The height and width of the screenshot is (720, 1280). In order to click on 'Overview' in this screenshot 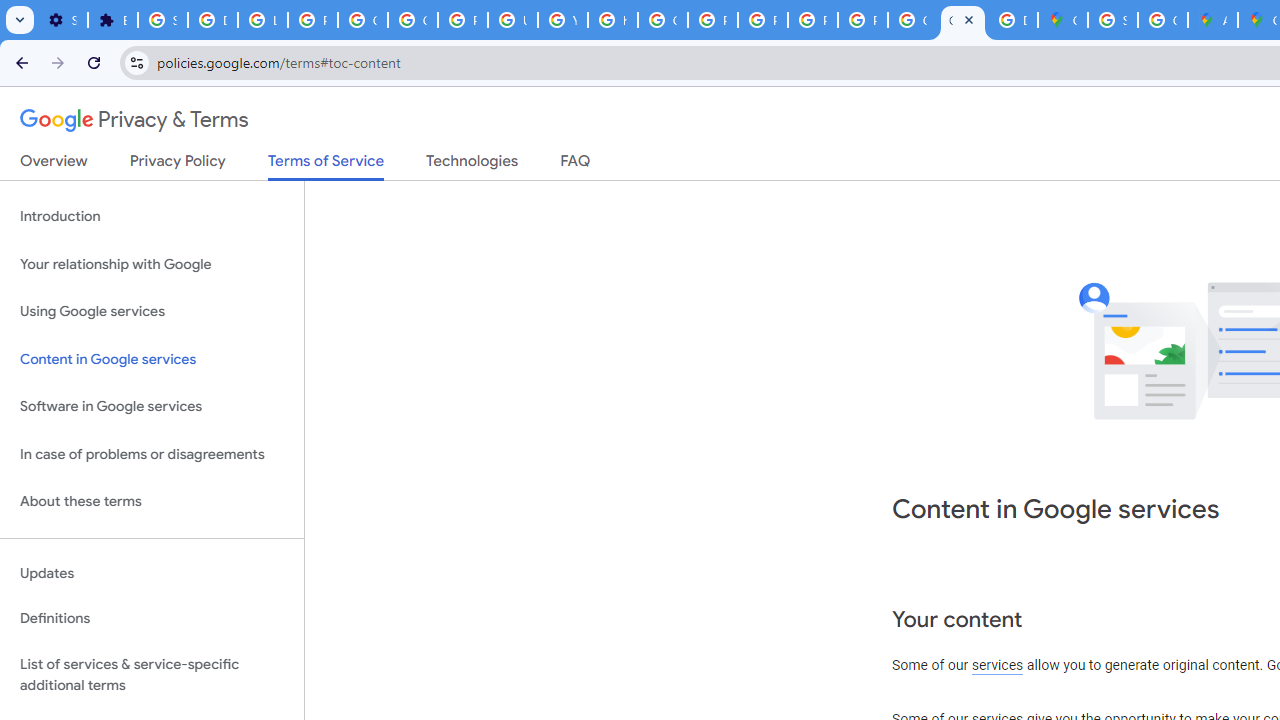, I will do `click(54, 164)`.